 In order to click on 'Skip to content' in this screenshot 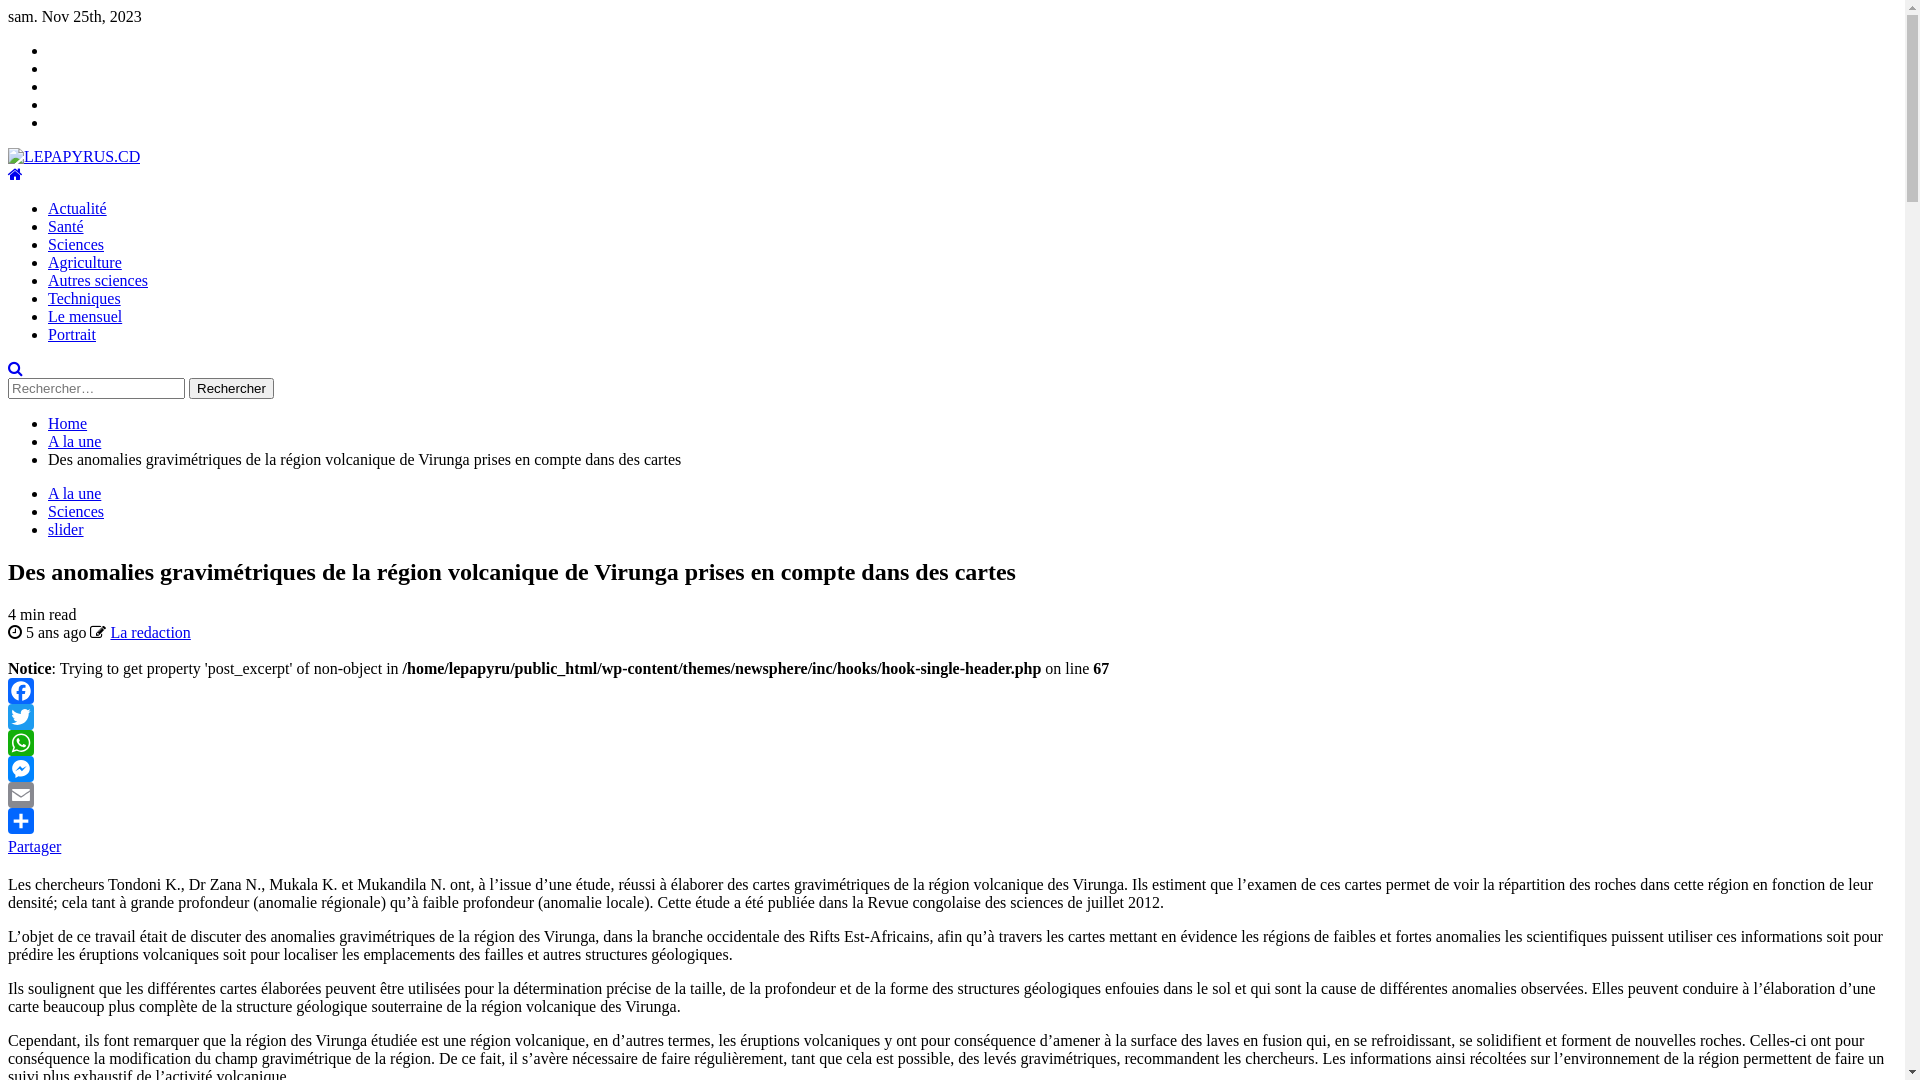, I will do `click(7, 7)`.